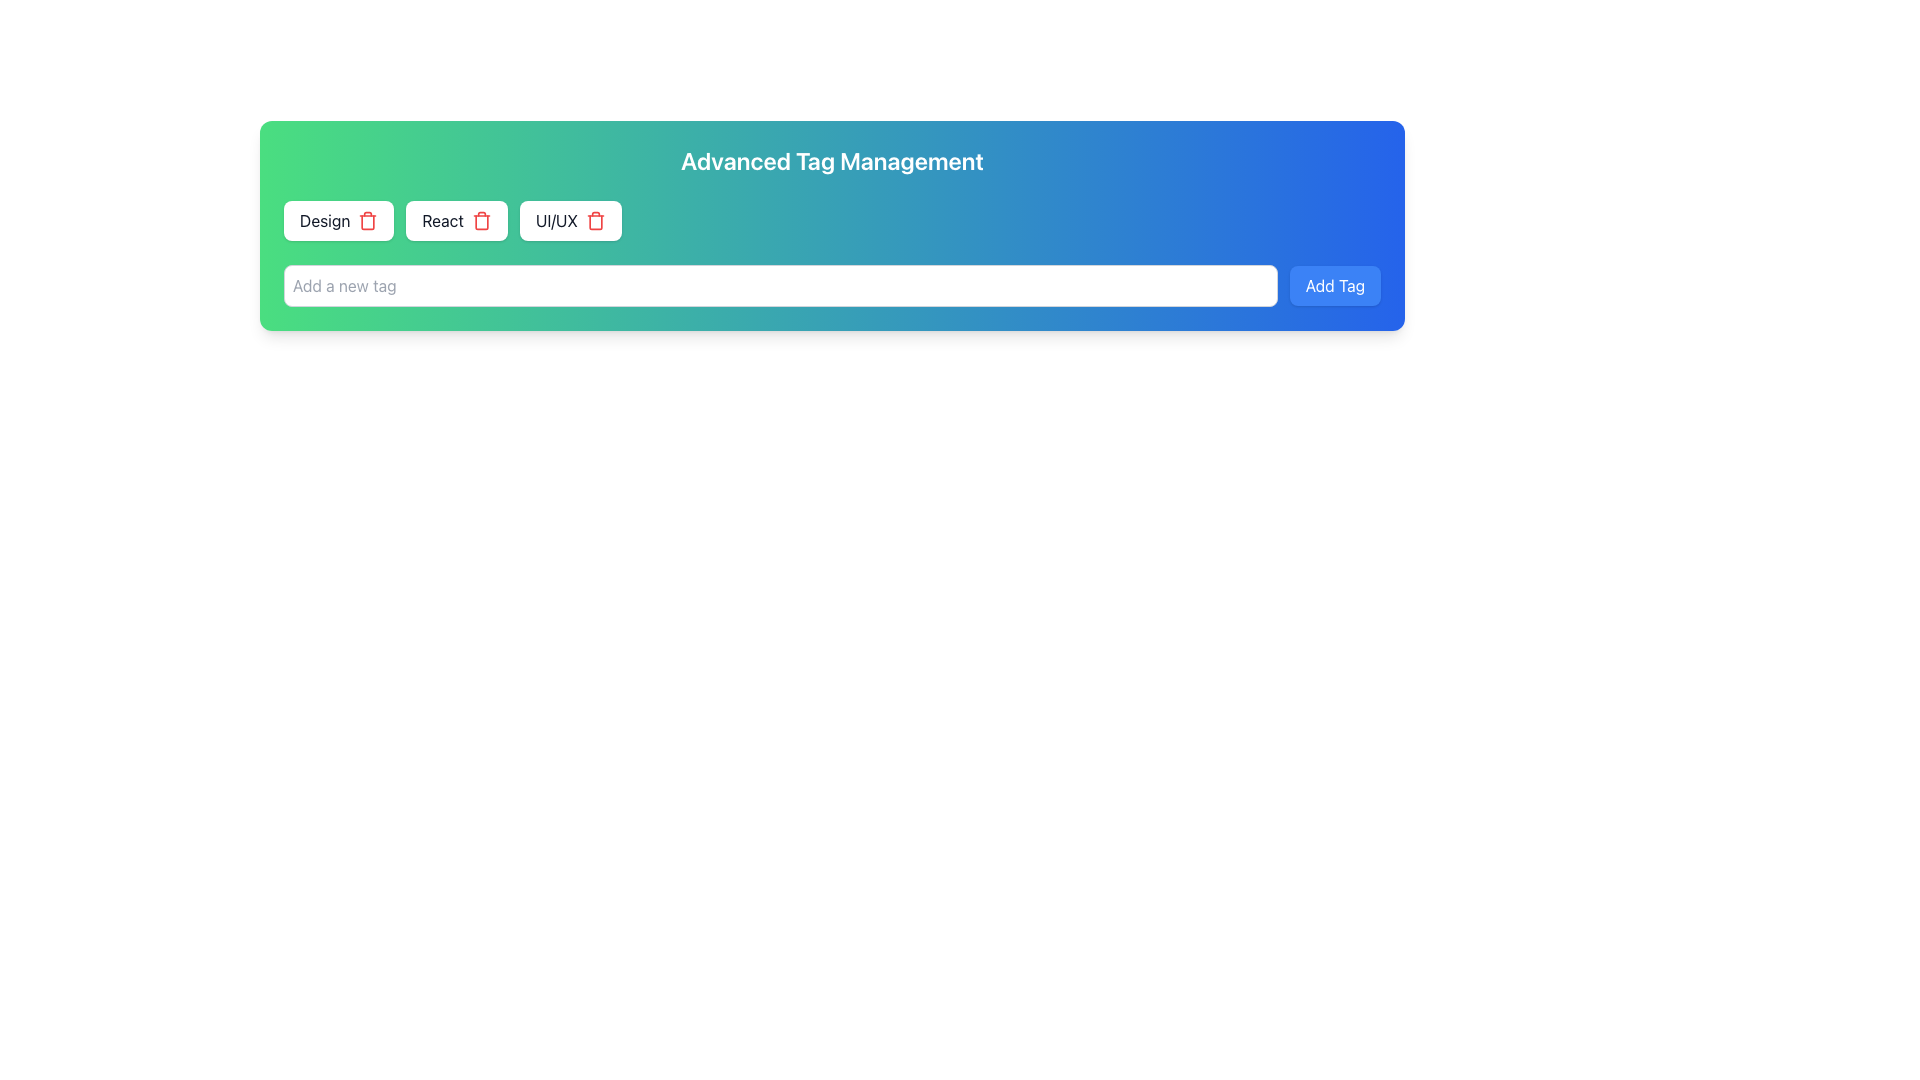  I want to click on the red trash icon button on the far-right side of the 'UI/UX' tag, so click(594, 220).